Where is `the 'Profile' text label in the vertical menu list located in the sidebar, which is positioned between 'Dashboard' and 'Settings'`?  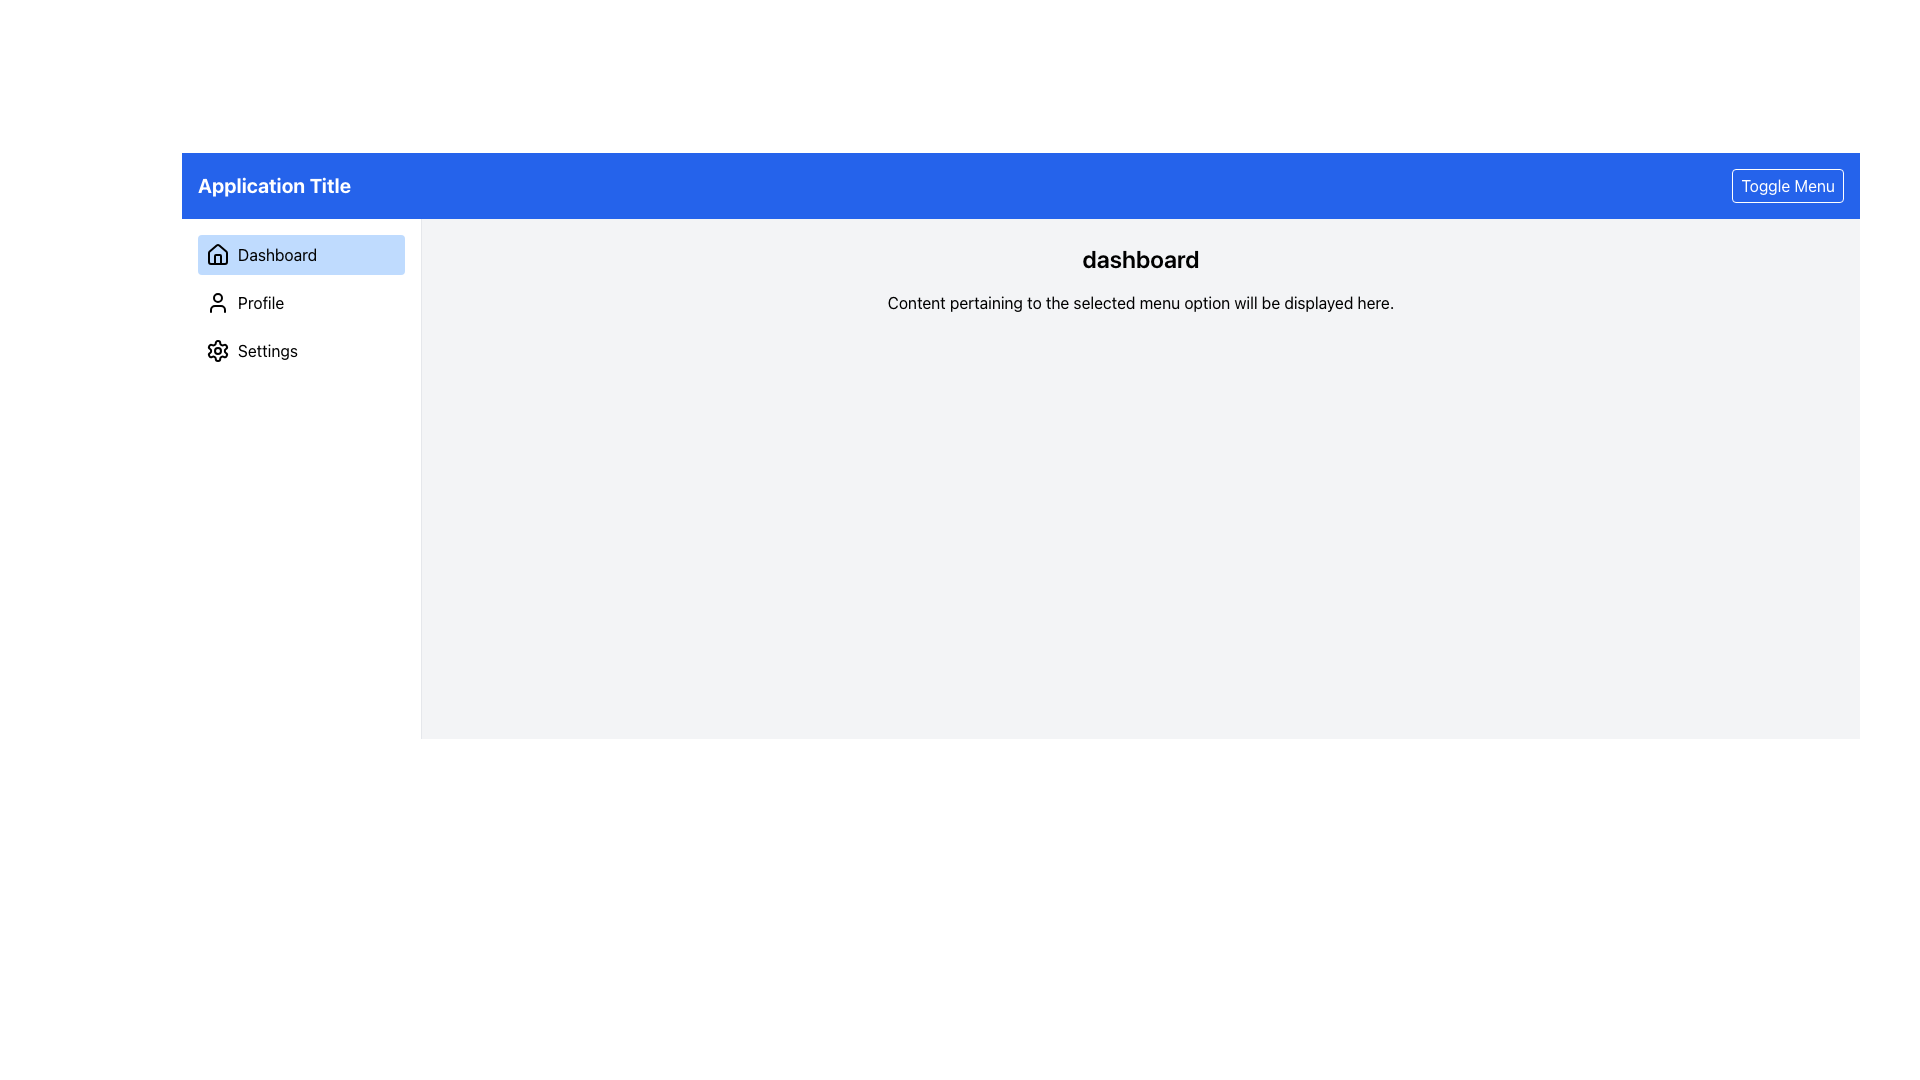 the 'Profile' text label in the vertical menu list located in the sidebar, which is positioned between 'Dashboard' and 'Settings' is located at coordinates (260, 303).